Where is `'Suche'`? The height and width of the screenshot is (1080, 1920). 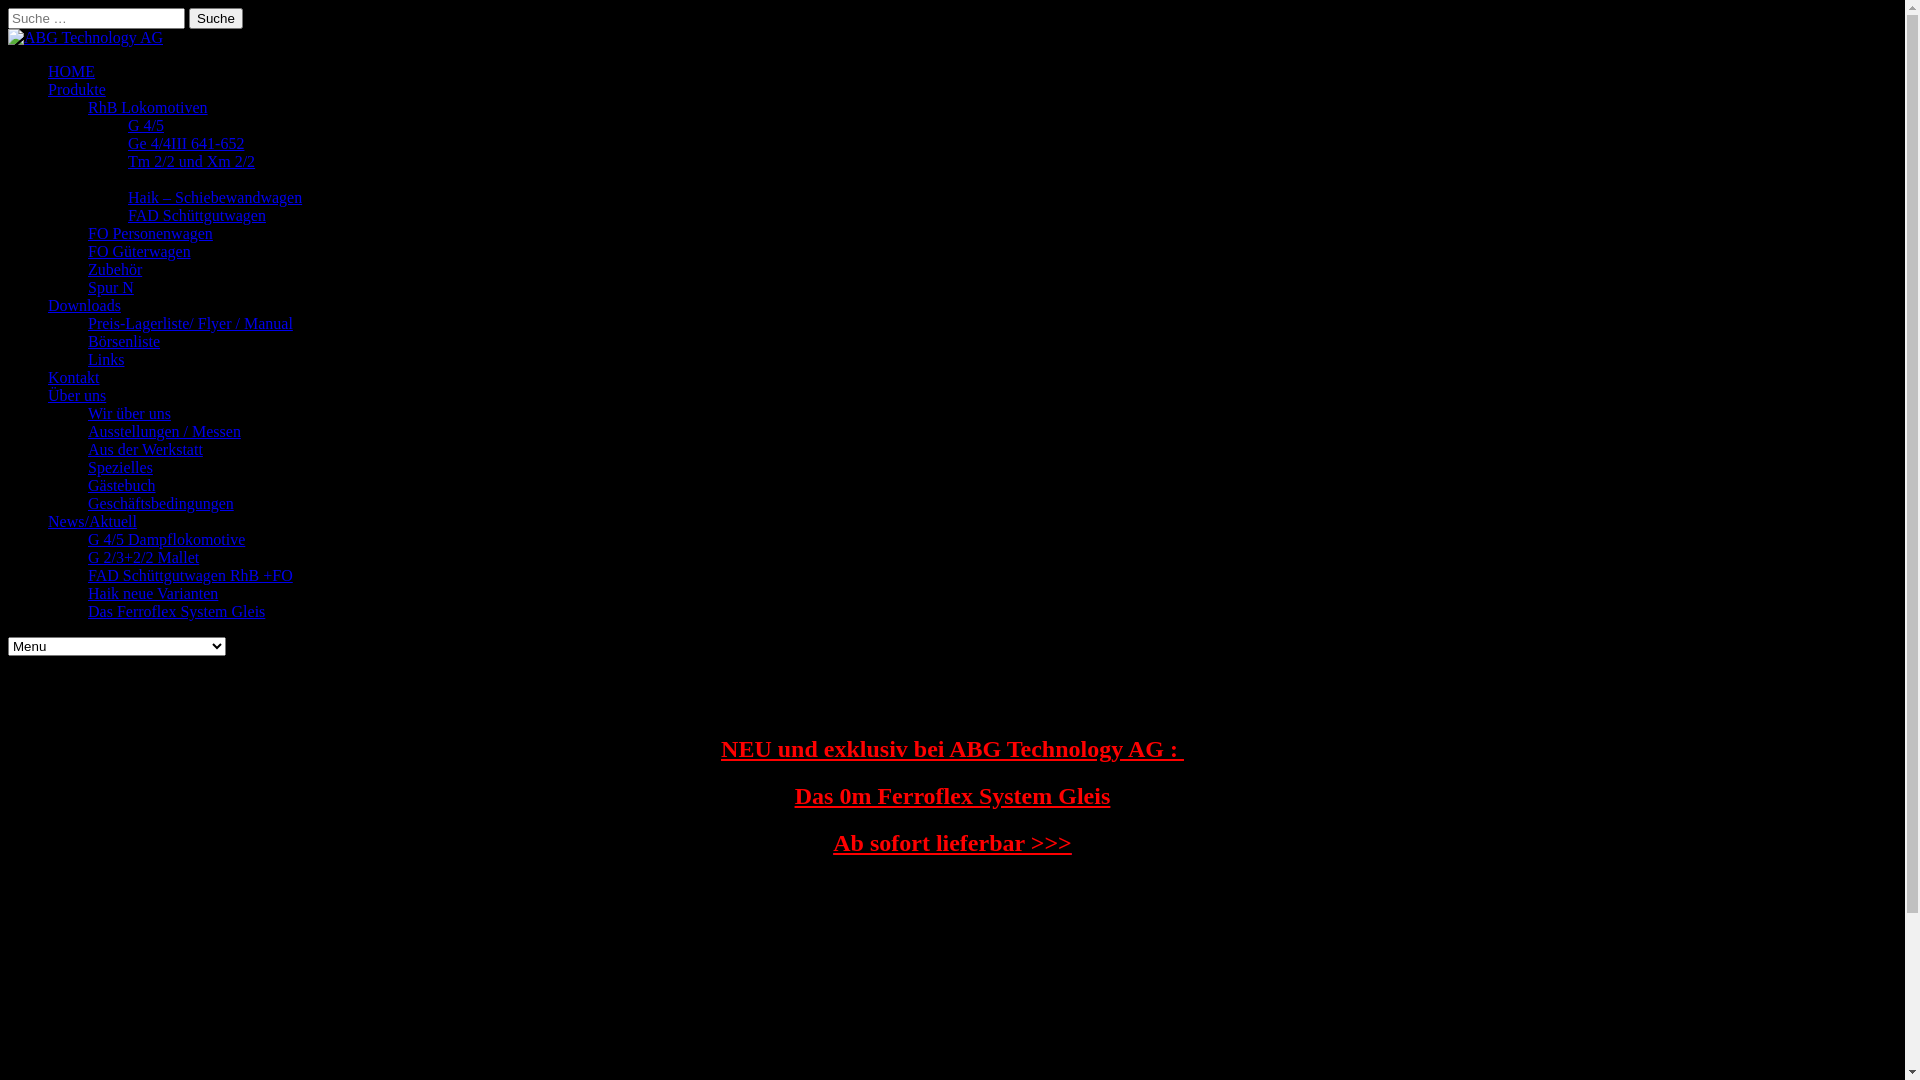
'Suche' is located at coordinates (216, 18).